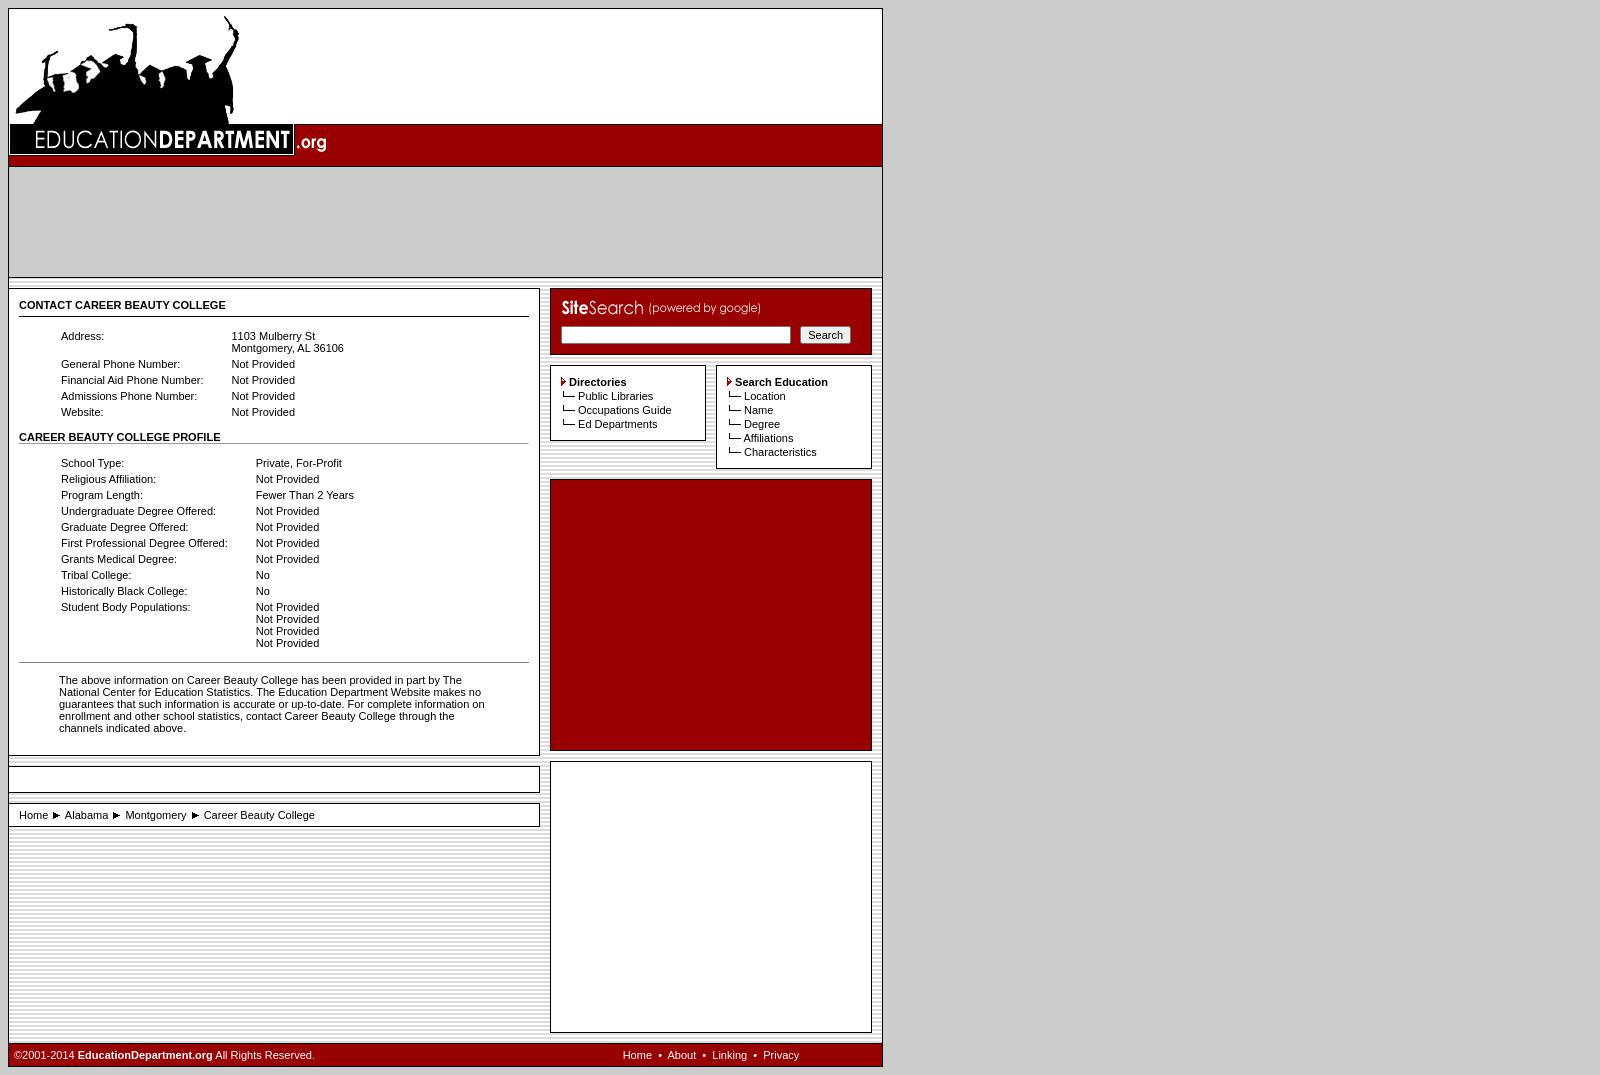  I want to click on 'Tribal College:', so click(95, 575).